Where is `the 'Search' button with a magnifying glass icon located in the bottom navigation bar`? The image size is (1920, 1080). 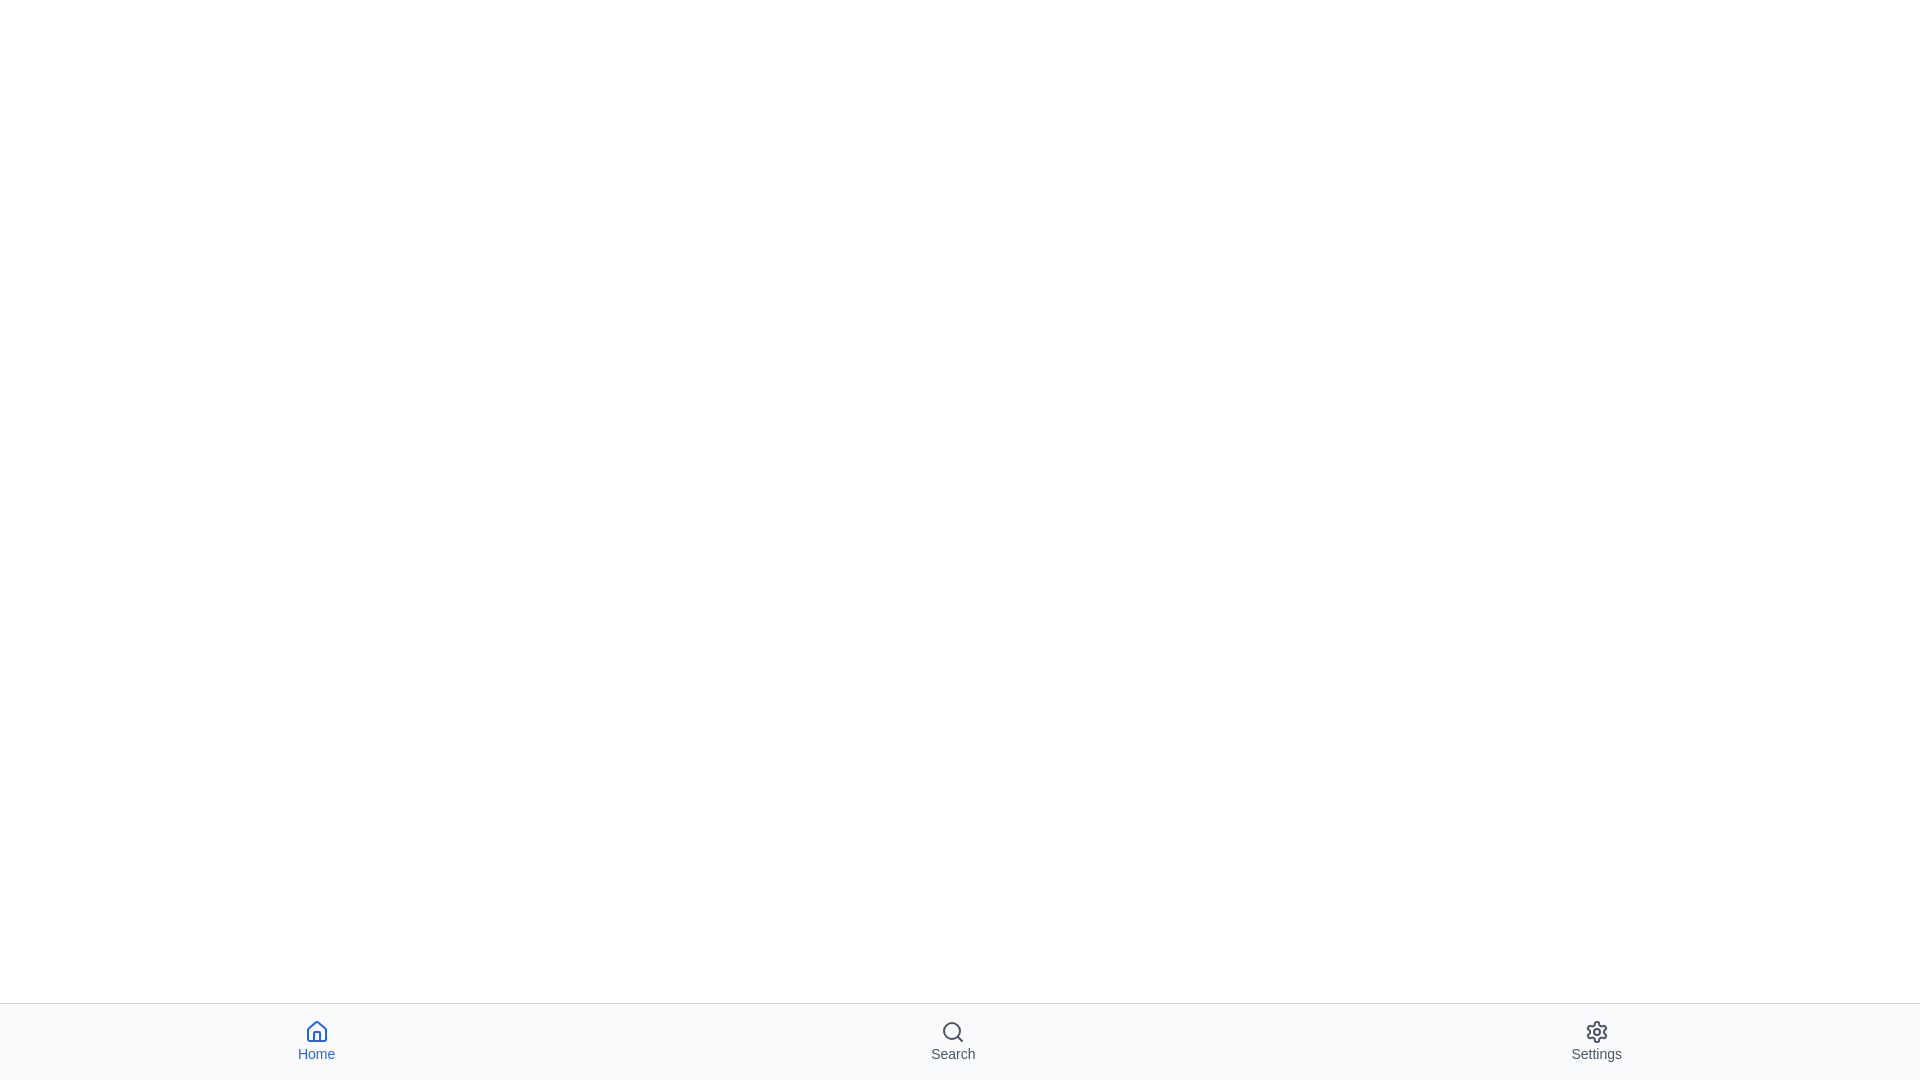
the 'Search' button with a magnifying glass icon located in the bottom navigation bar is located at coordinates (952, 1040).